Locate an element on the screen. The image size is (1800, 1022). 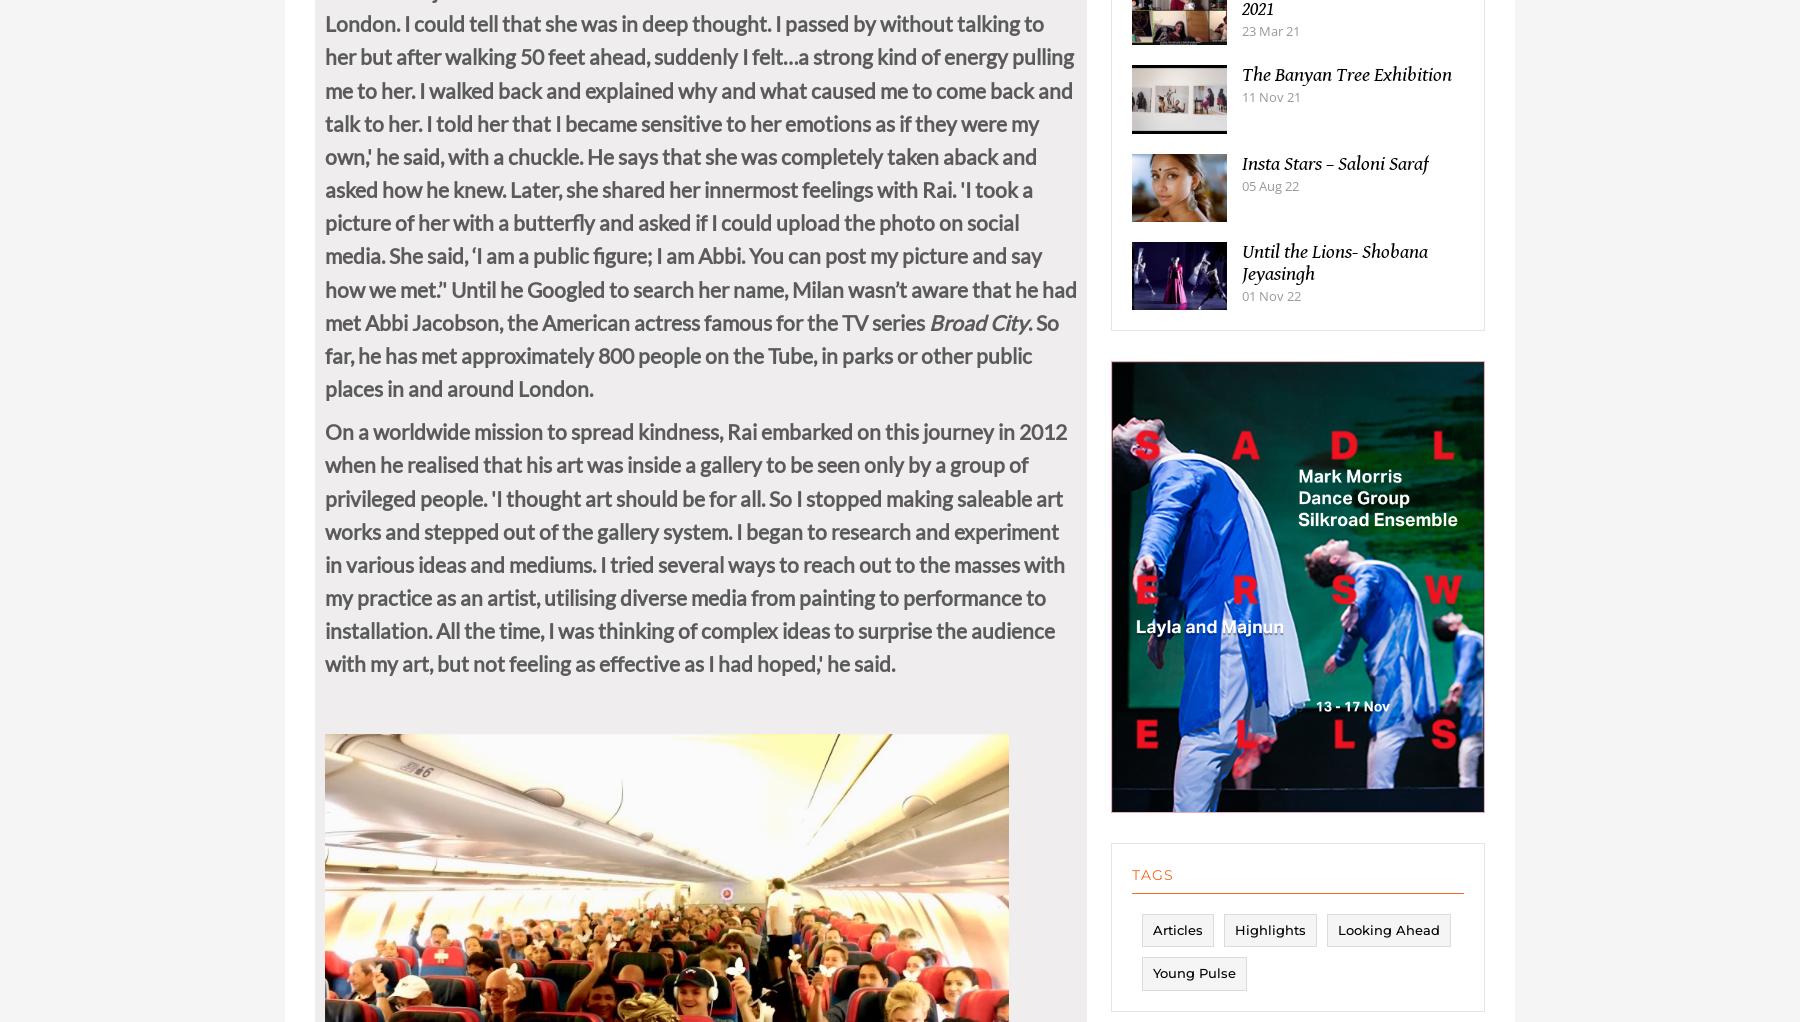
'23 Mar 21' is located at coordinates (1242, 49).